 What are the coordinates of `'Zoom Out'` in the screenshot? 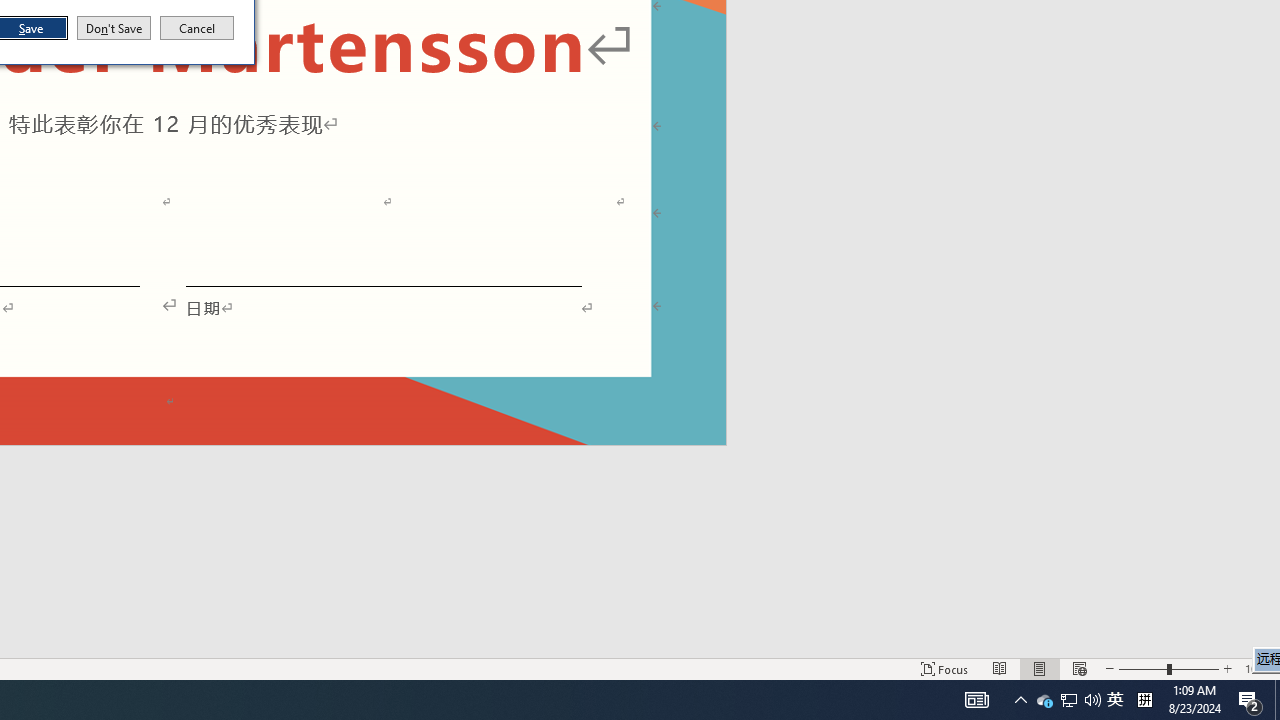 It's located at (1143, 669).